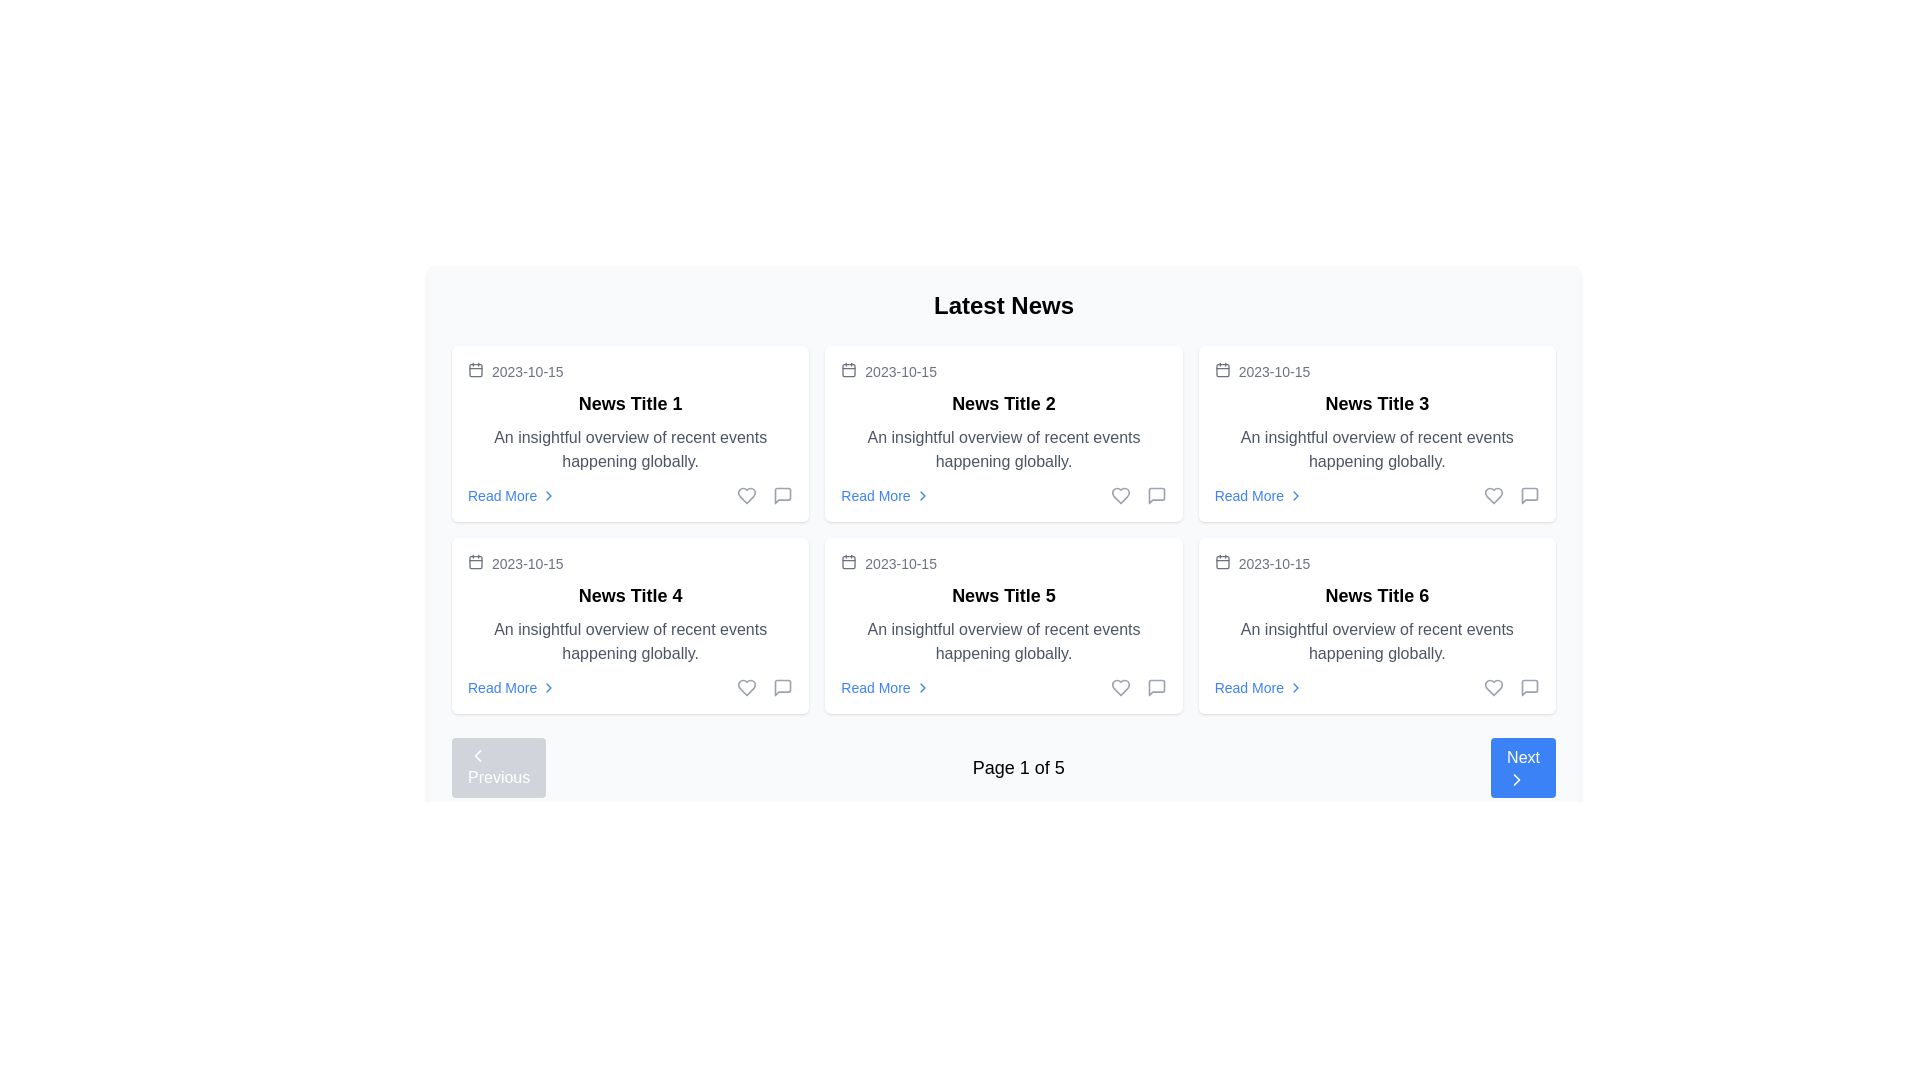 Image resolution: width=1920 pixels, height=1080 pixels. Describe the element at coordinates (1376, 450) in the screenshot. I see `information from the text block styled with a gray font color that reads: 'An insightful overview of recent events happening globally.' located in the upper-right corner of the grid layout` at that location.